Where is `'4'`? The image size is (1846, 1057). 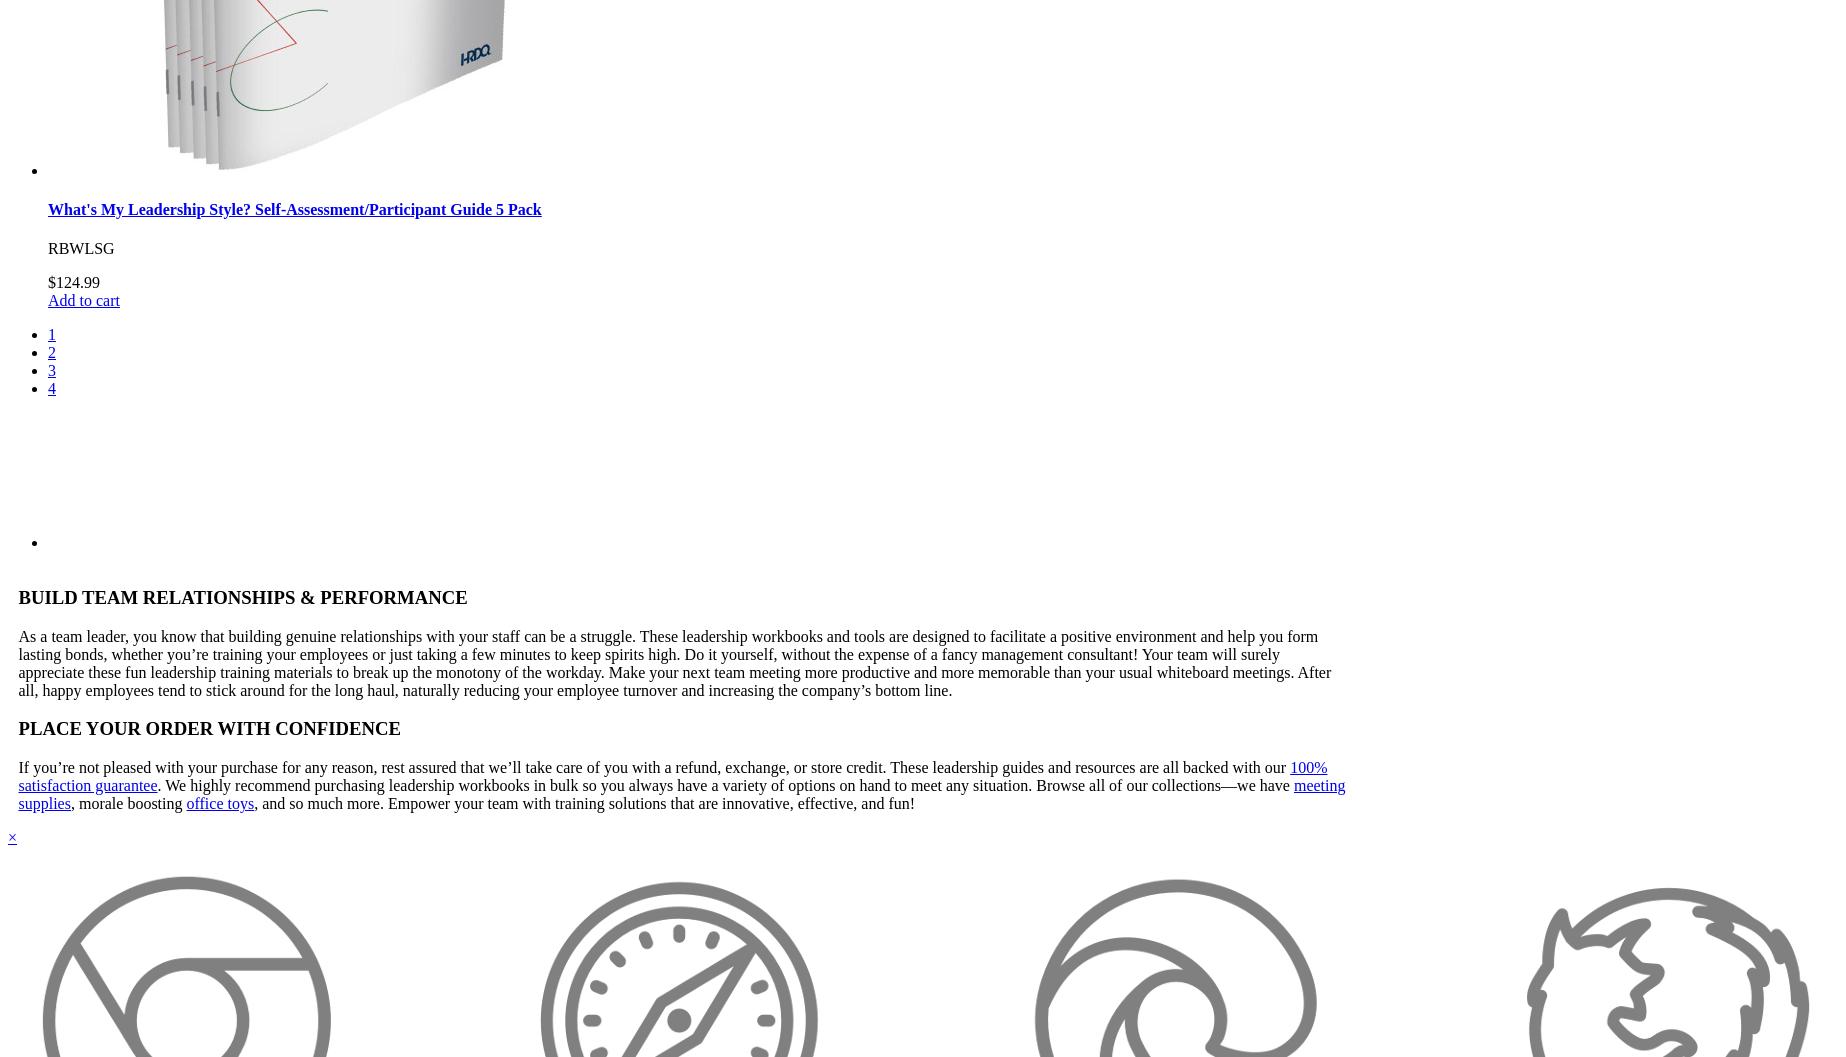 '4' is located at coordinates (52, 387).